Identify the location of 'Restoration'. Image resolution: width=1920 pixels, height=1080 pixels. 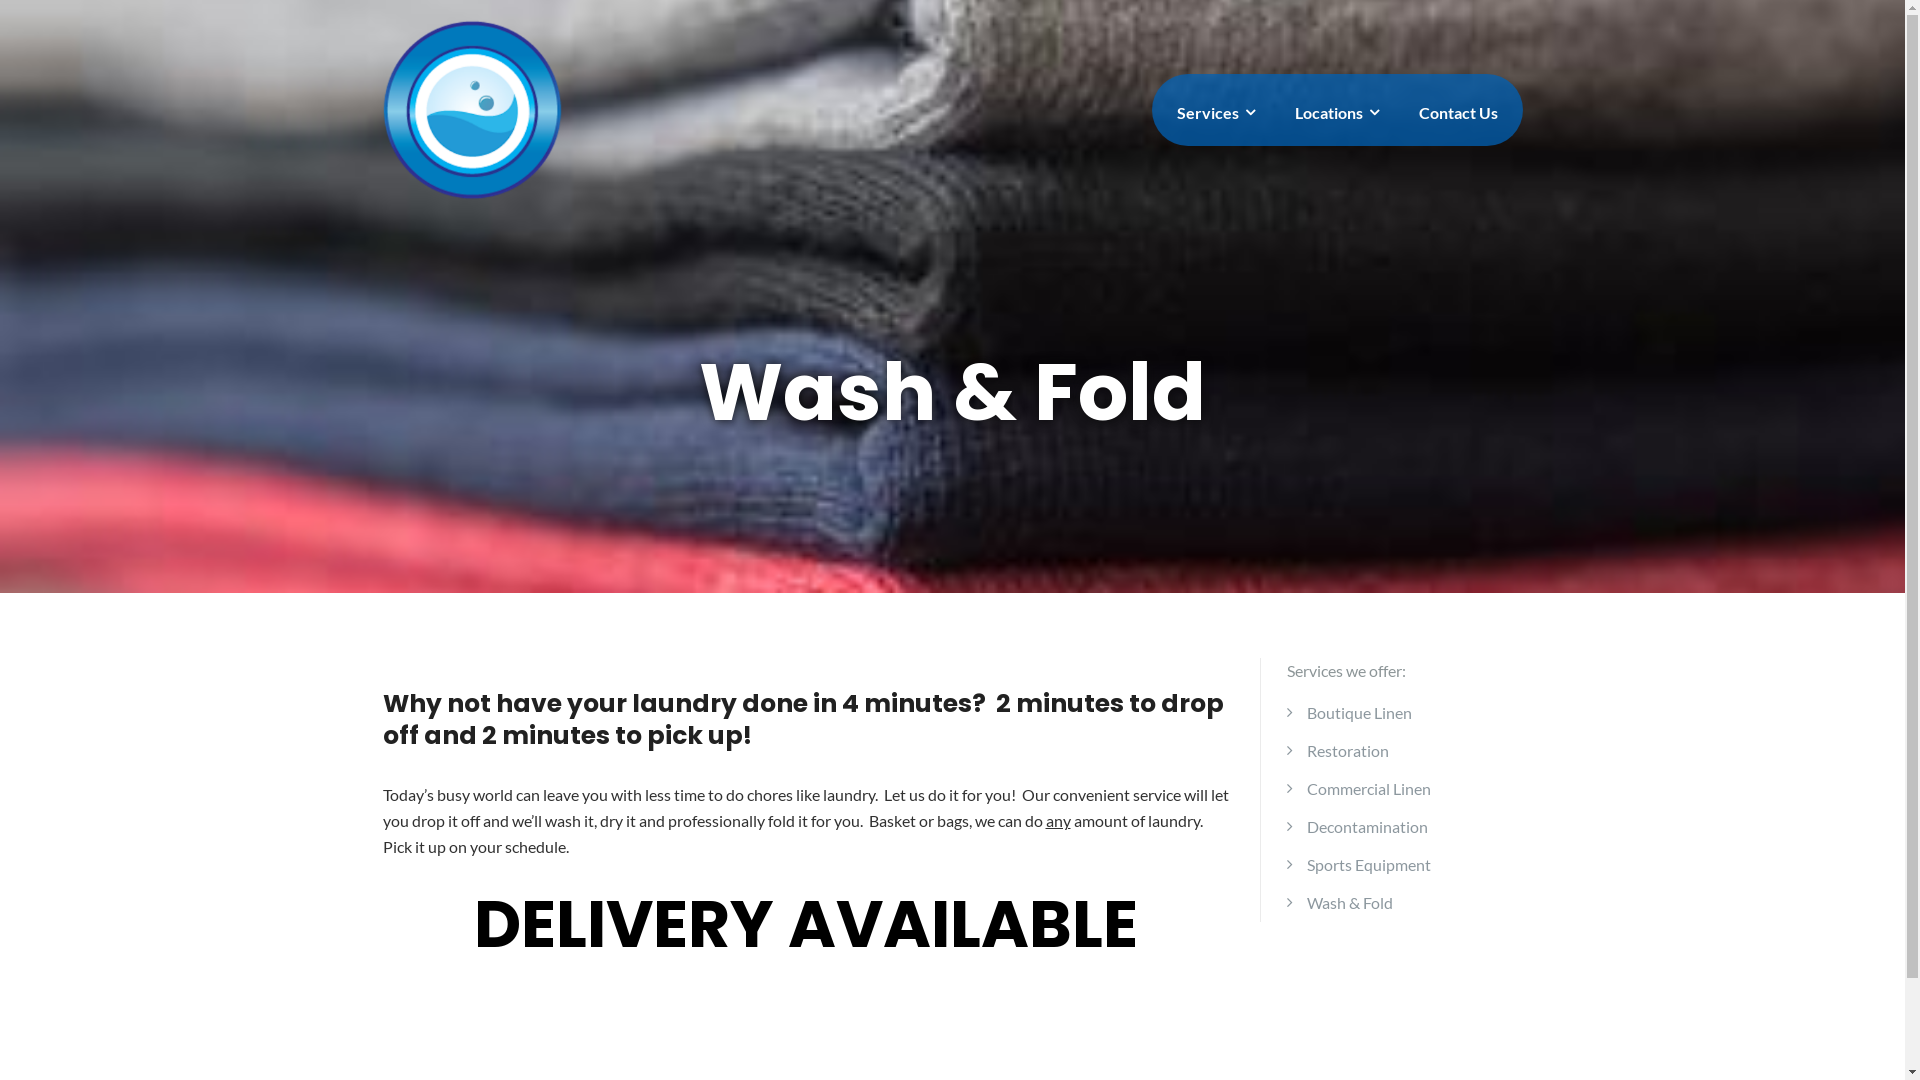
(1348, 750).